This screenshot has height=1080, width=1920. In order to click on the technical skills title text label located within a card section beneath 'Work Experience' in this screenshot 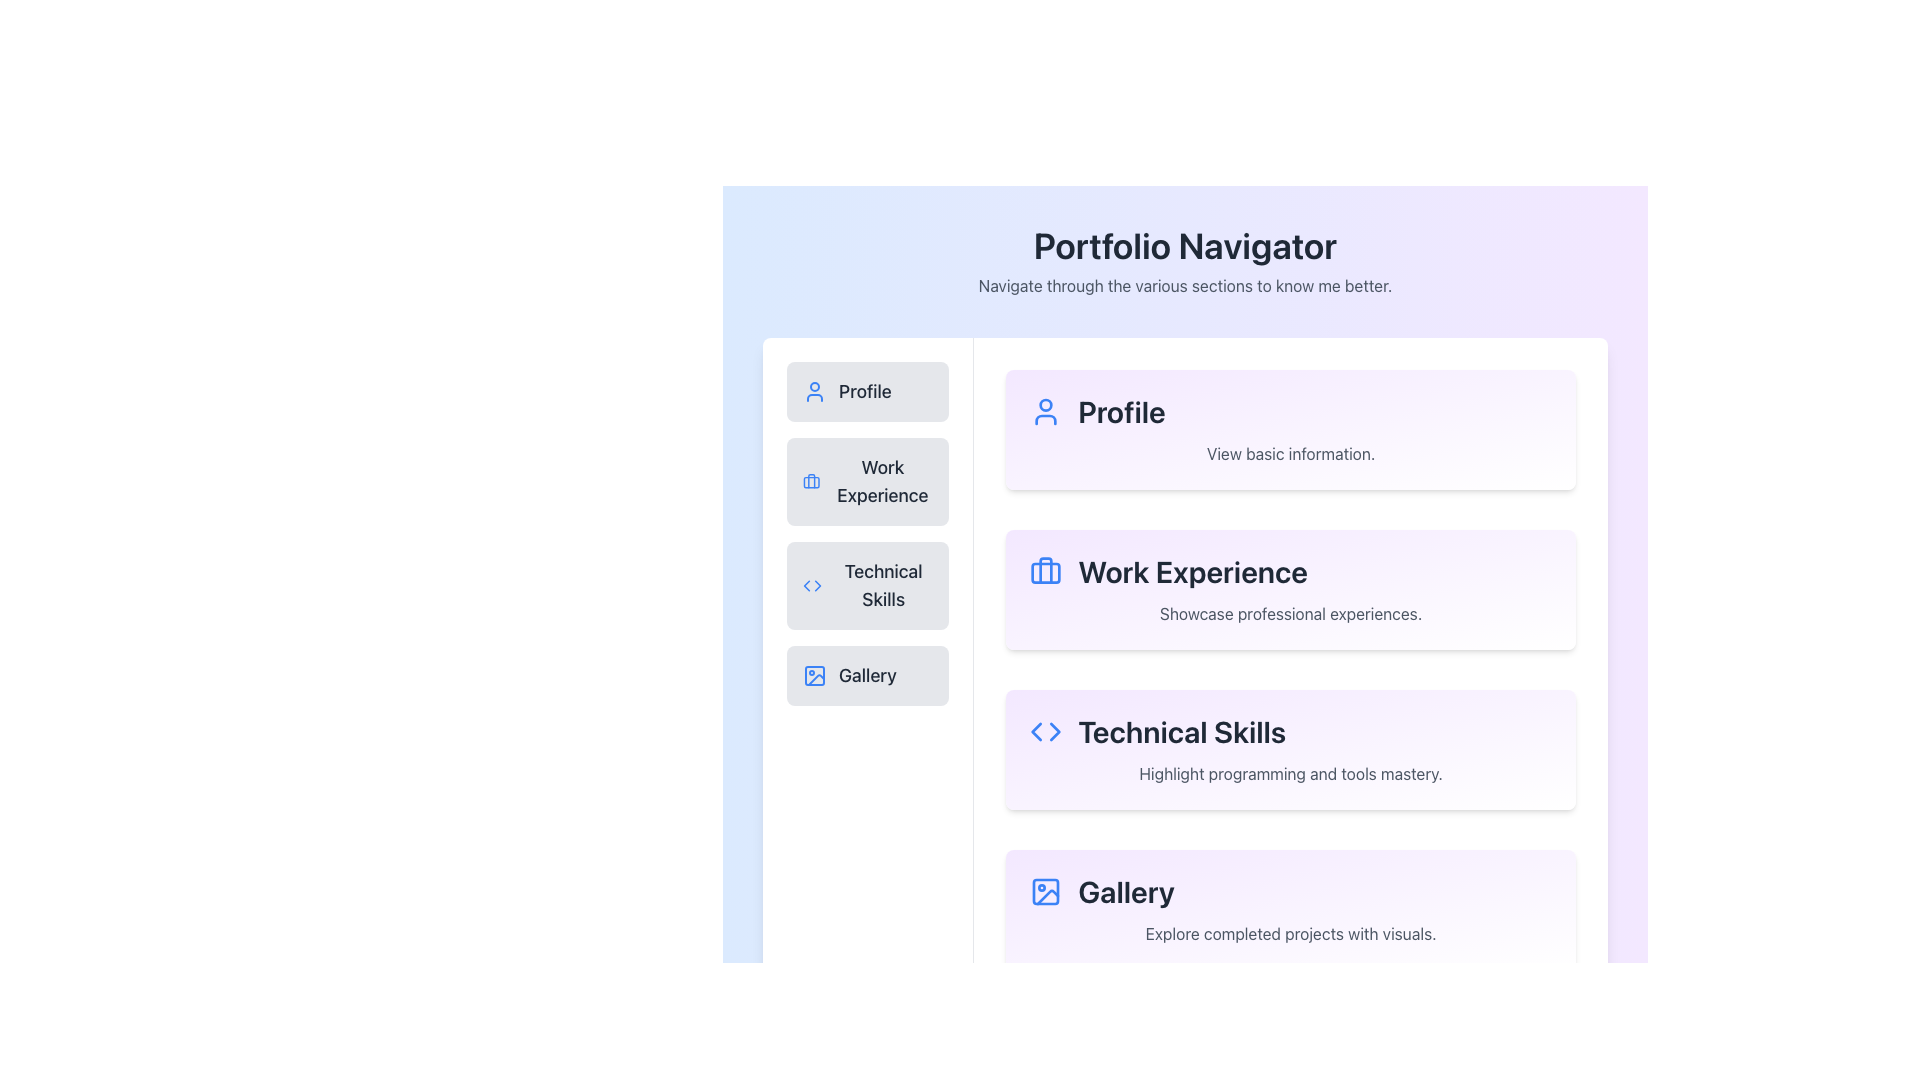, I will do `click(1291, 732)`.